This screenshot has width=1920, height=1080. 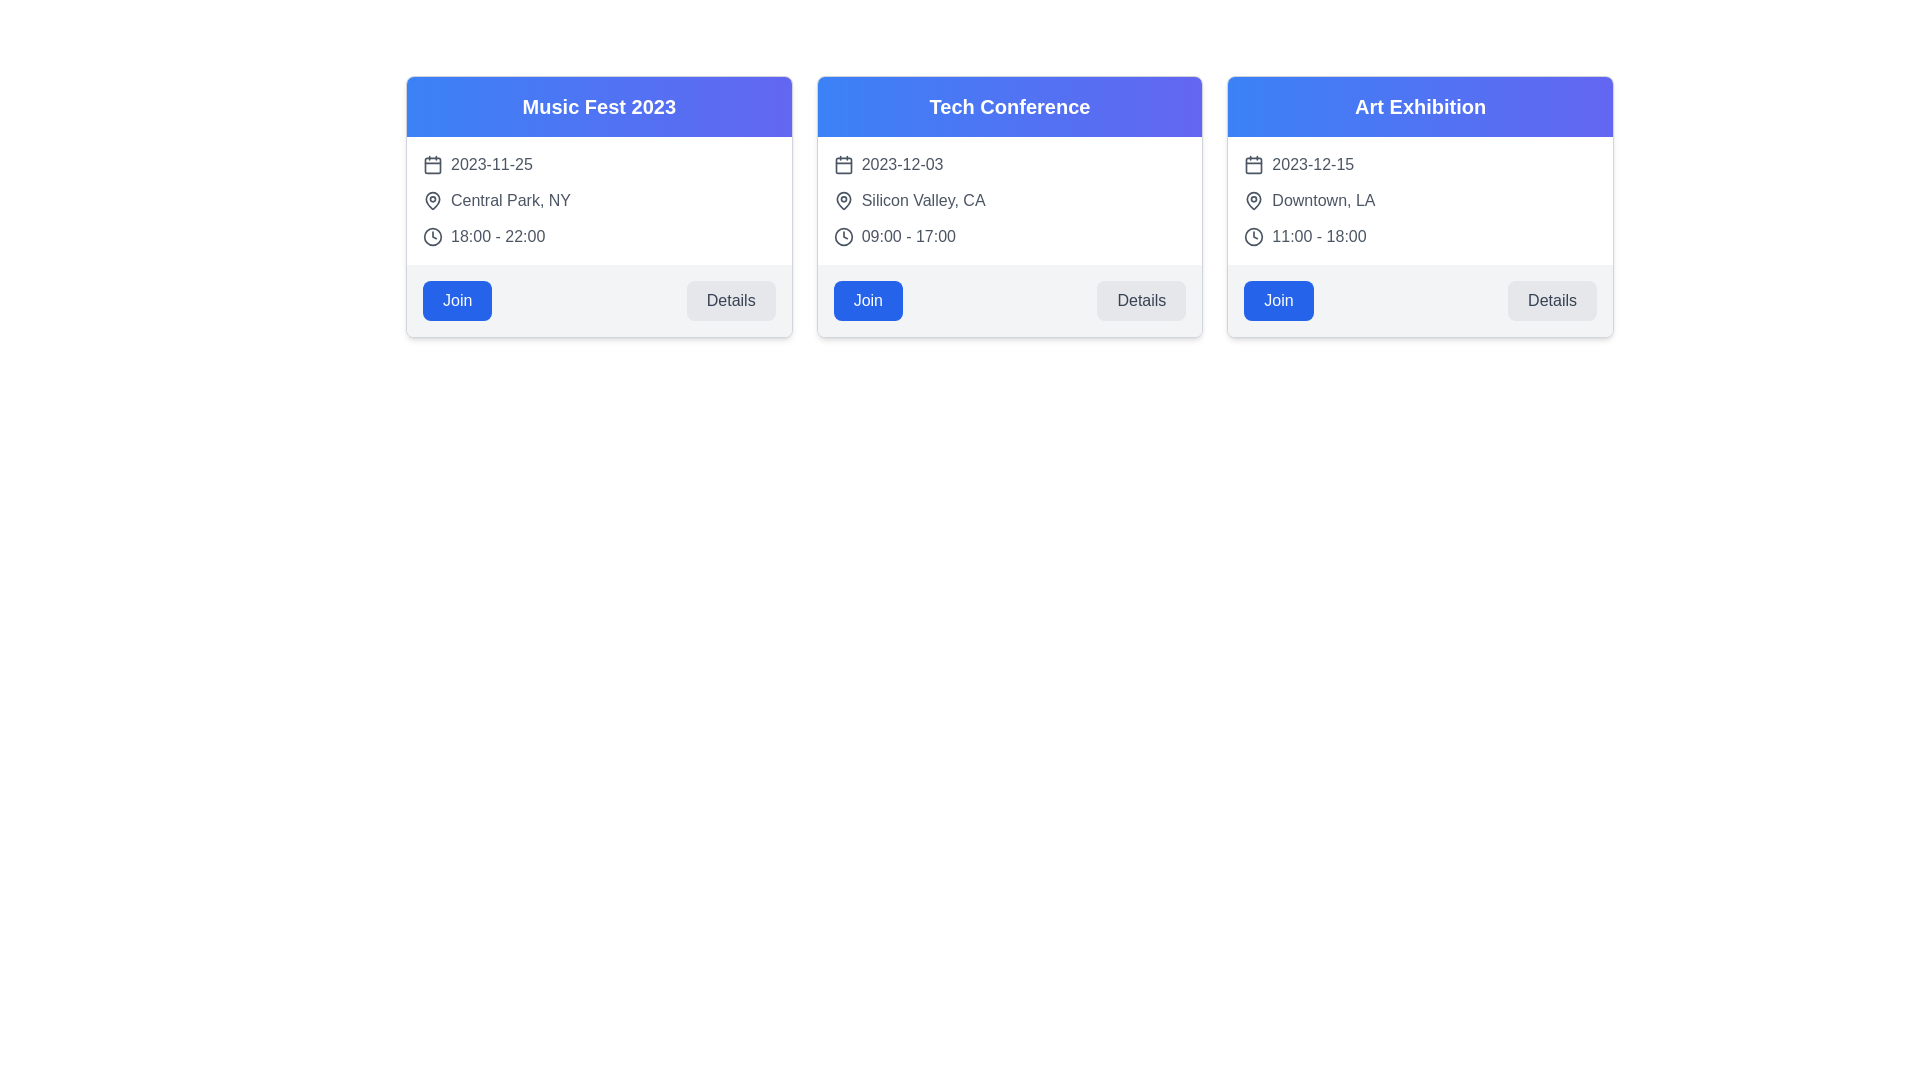 I want to click on the calendar icon located within the 'Art Exhibition' card, positioned near the top left corner, just before the date text '2023-12-15', so click(x=1253, y=164).